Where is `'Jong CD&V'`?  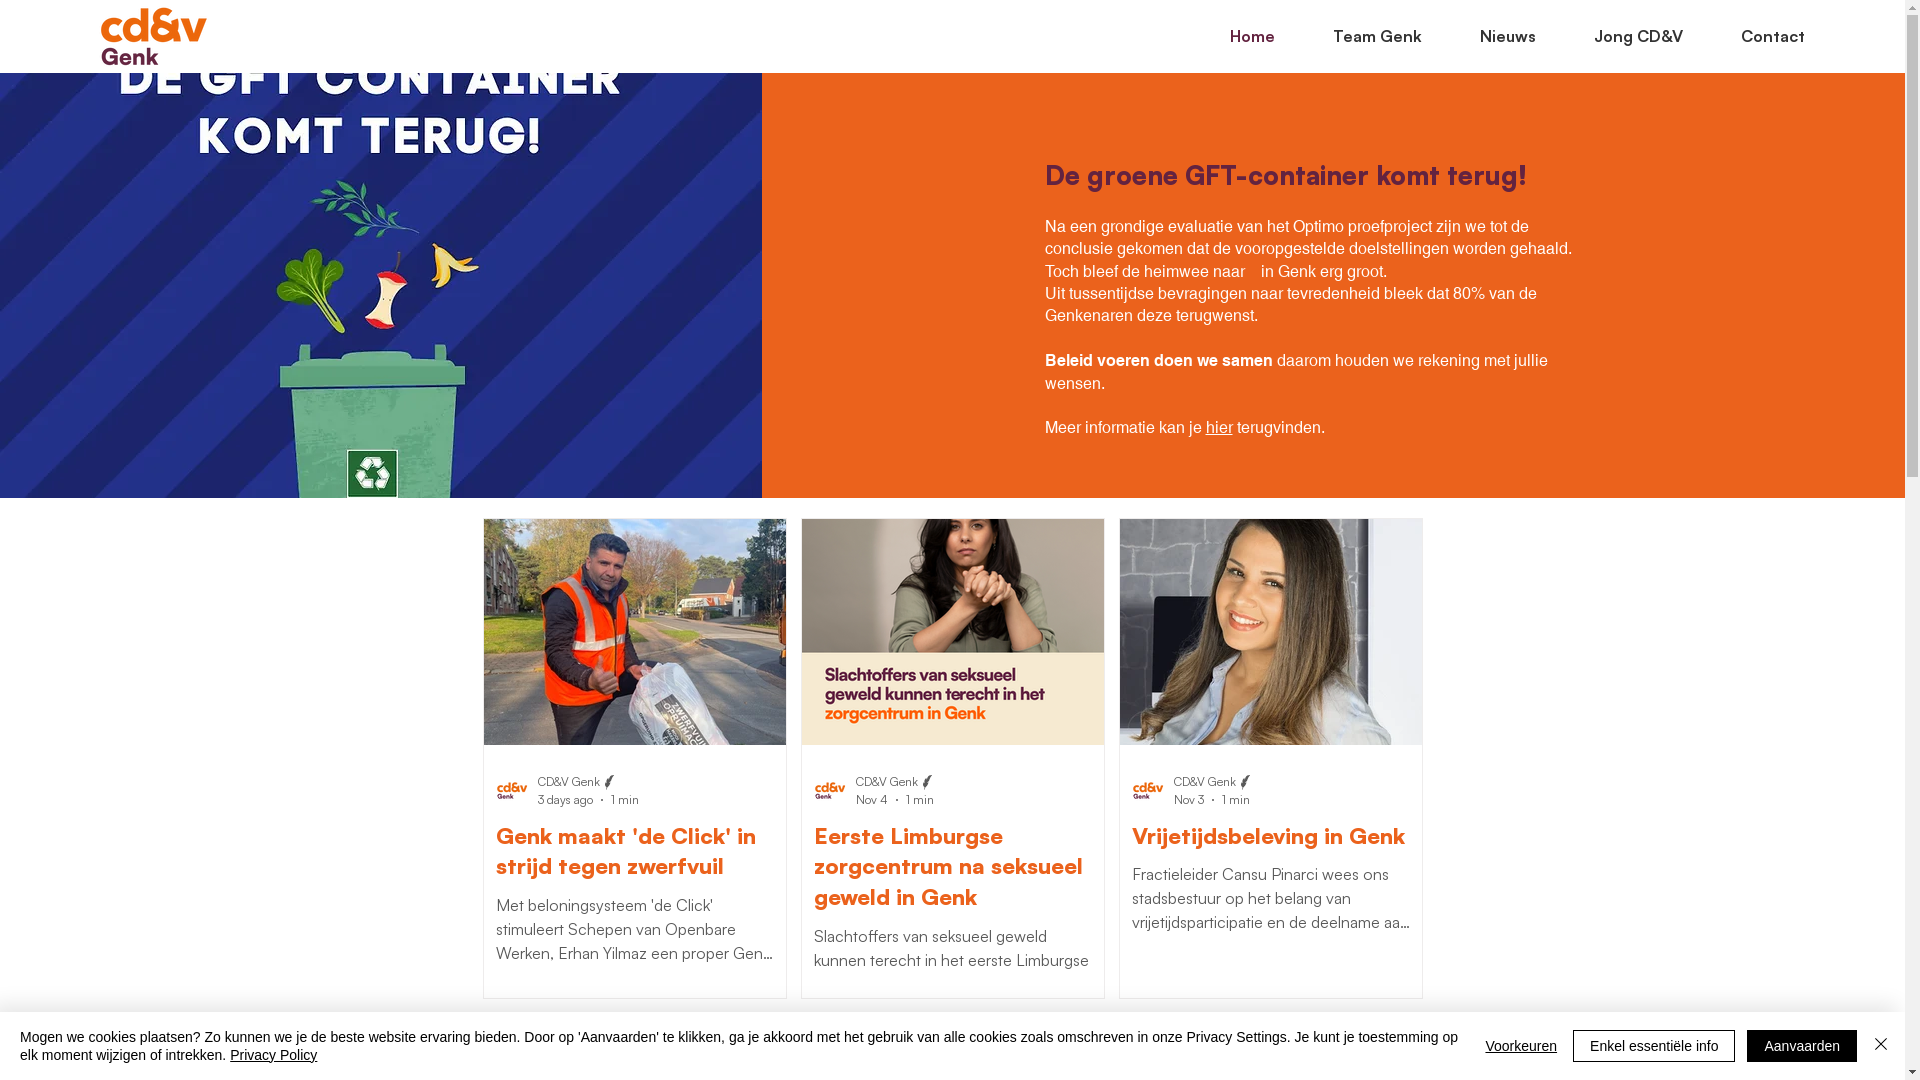
'Jong CD&V' is located at coordinates (1624, 35).